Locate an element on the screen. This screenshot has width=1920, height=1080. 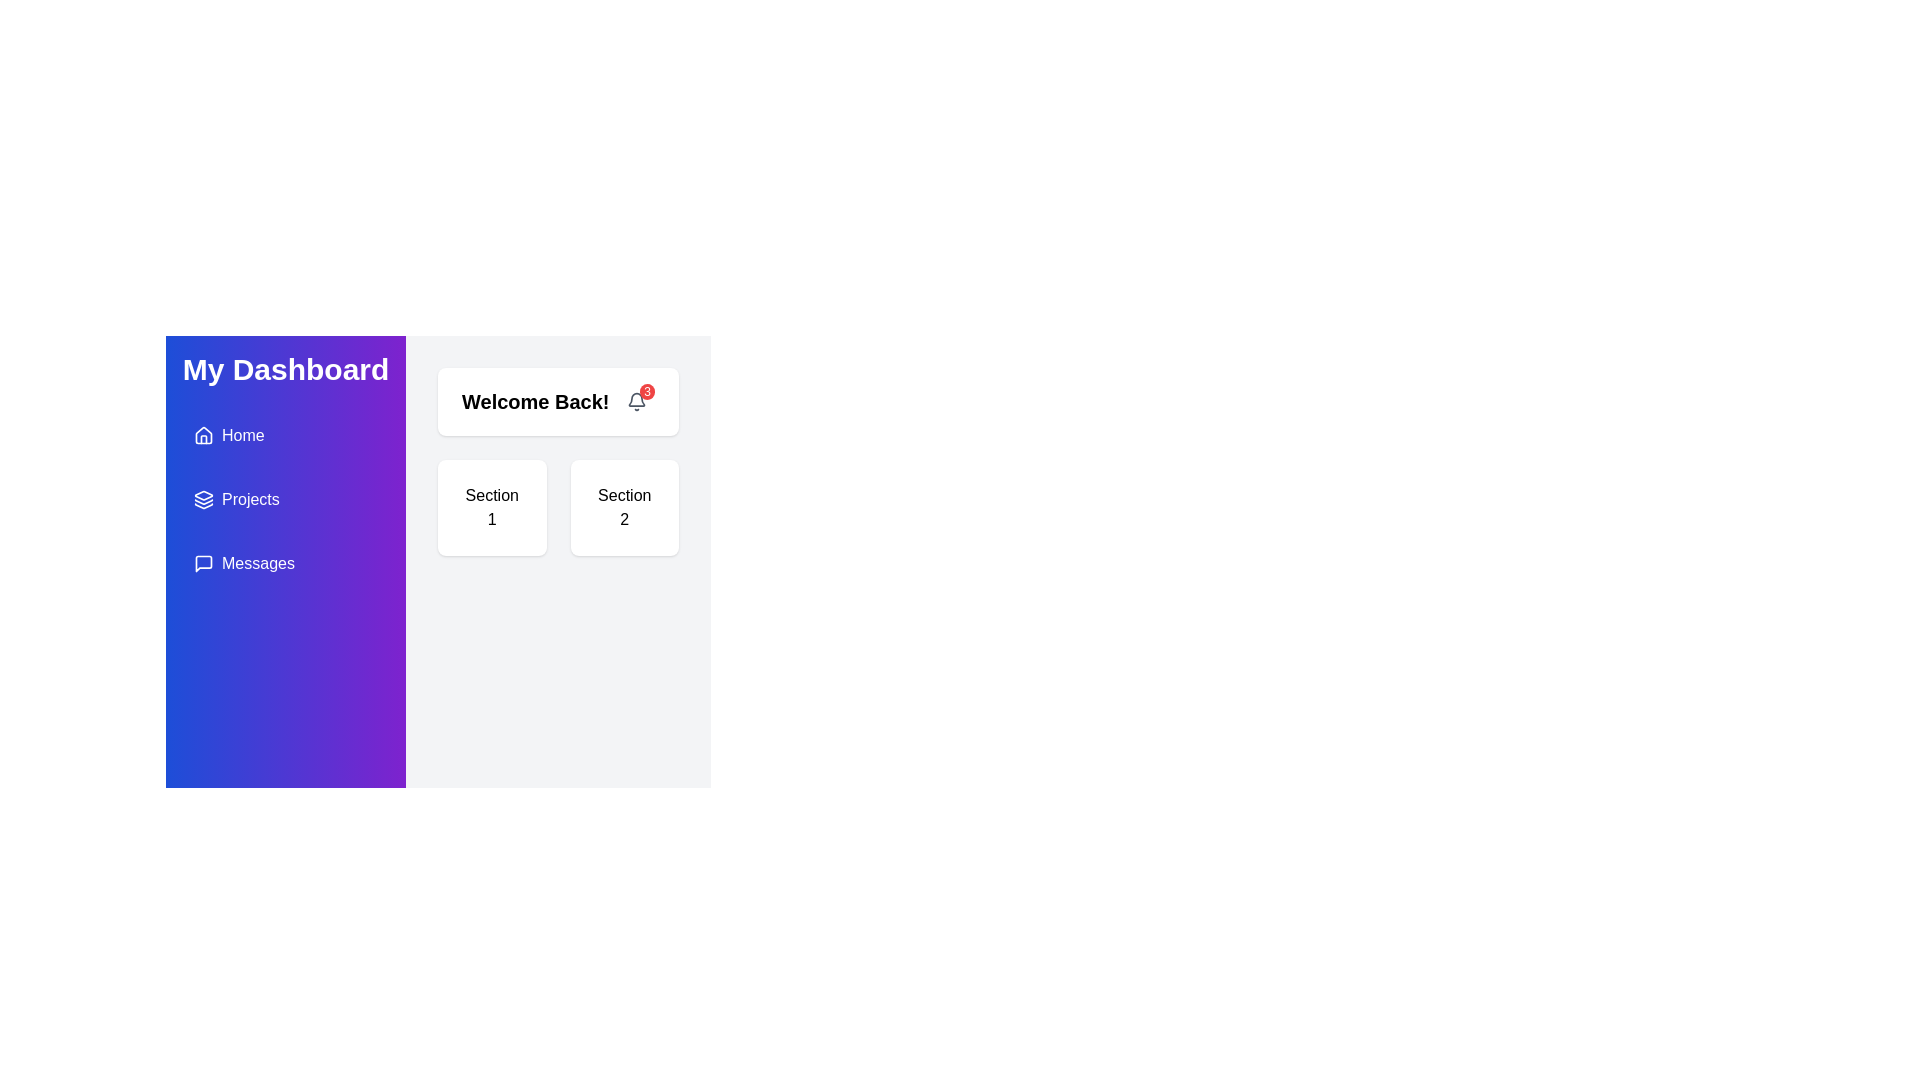
the graphical icon representing layers, which is the first of three horizontally aligned elements in the upper-right area of the layout is located at coordinates (204, 495).